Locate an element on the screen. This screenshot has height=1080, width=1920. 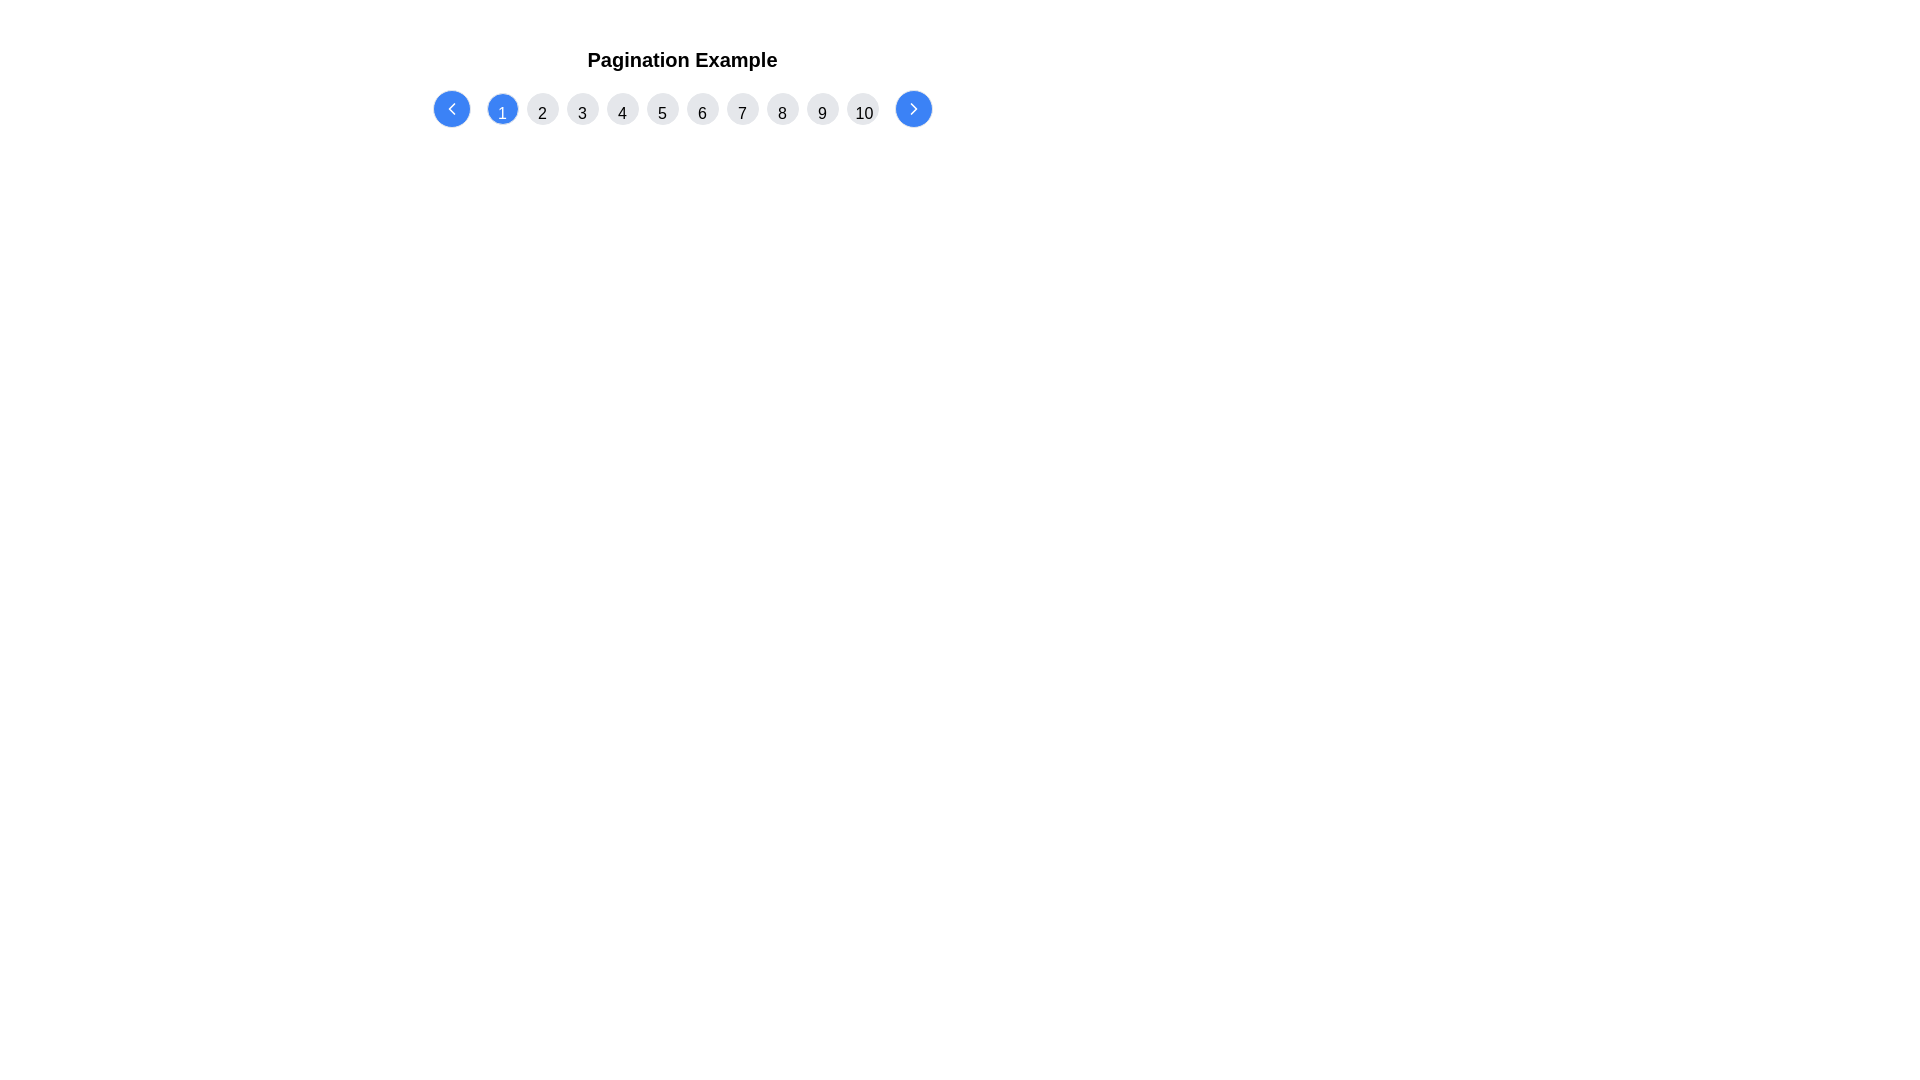
the circular blue button displaying '1' is located at coordinates (502, 108).